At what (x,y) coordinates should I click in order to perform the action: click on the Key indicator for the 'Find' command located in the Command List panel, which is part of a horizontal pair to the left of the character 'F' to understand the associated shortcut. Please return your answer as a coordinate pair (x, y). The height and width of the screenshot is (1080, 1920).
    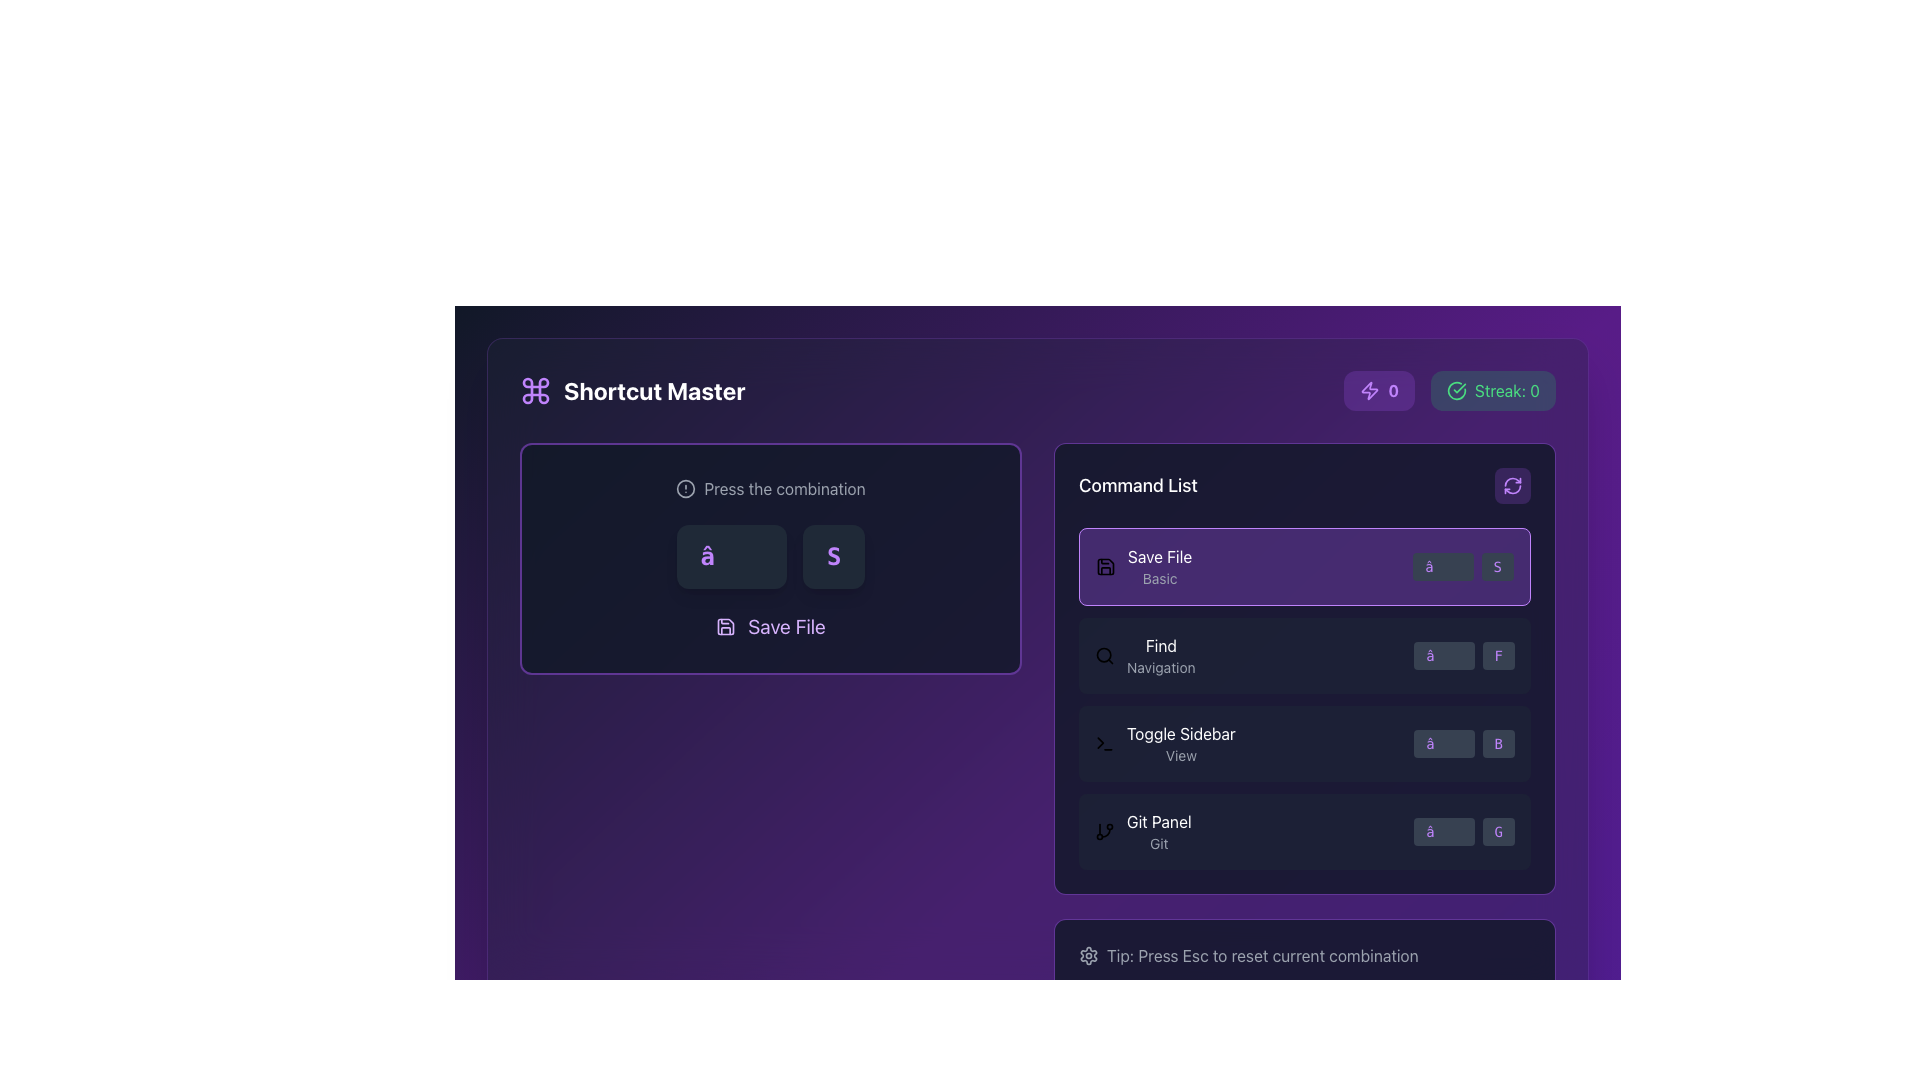
    Looking at the image, I should click on (1444, 655).